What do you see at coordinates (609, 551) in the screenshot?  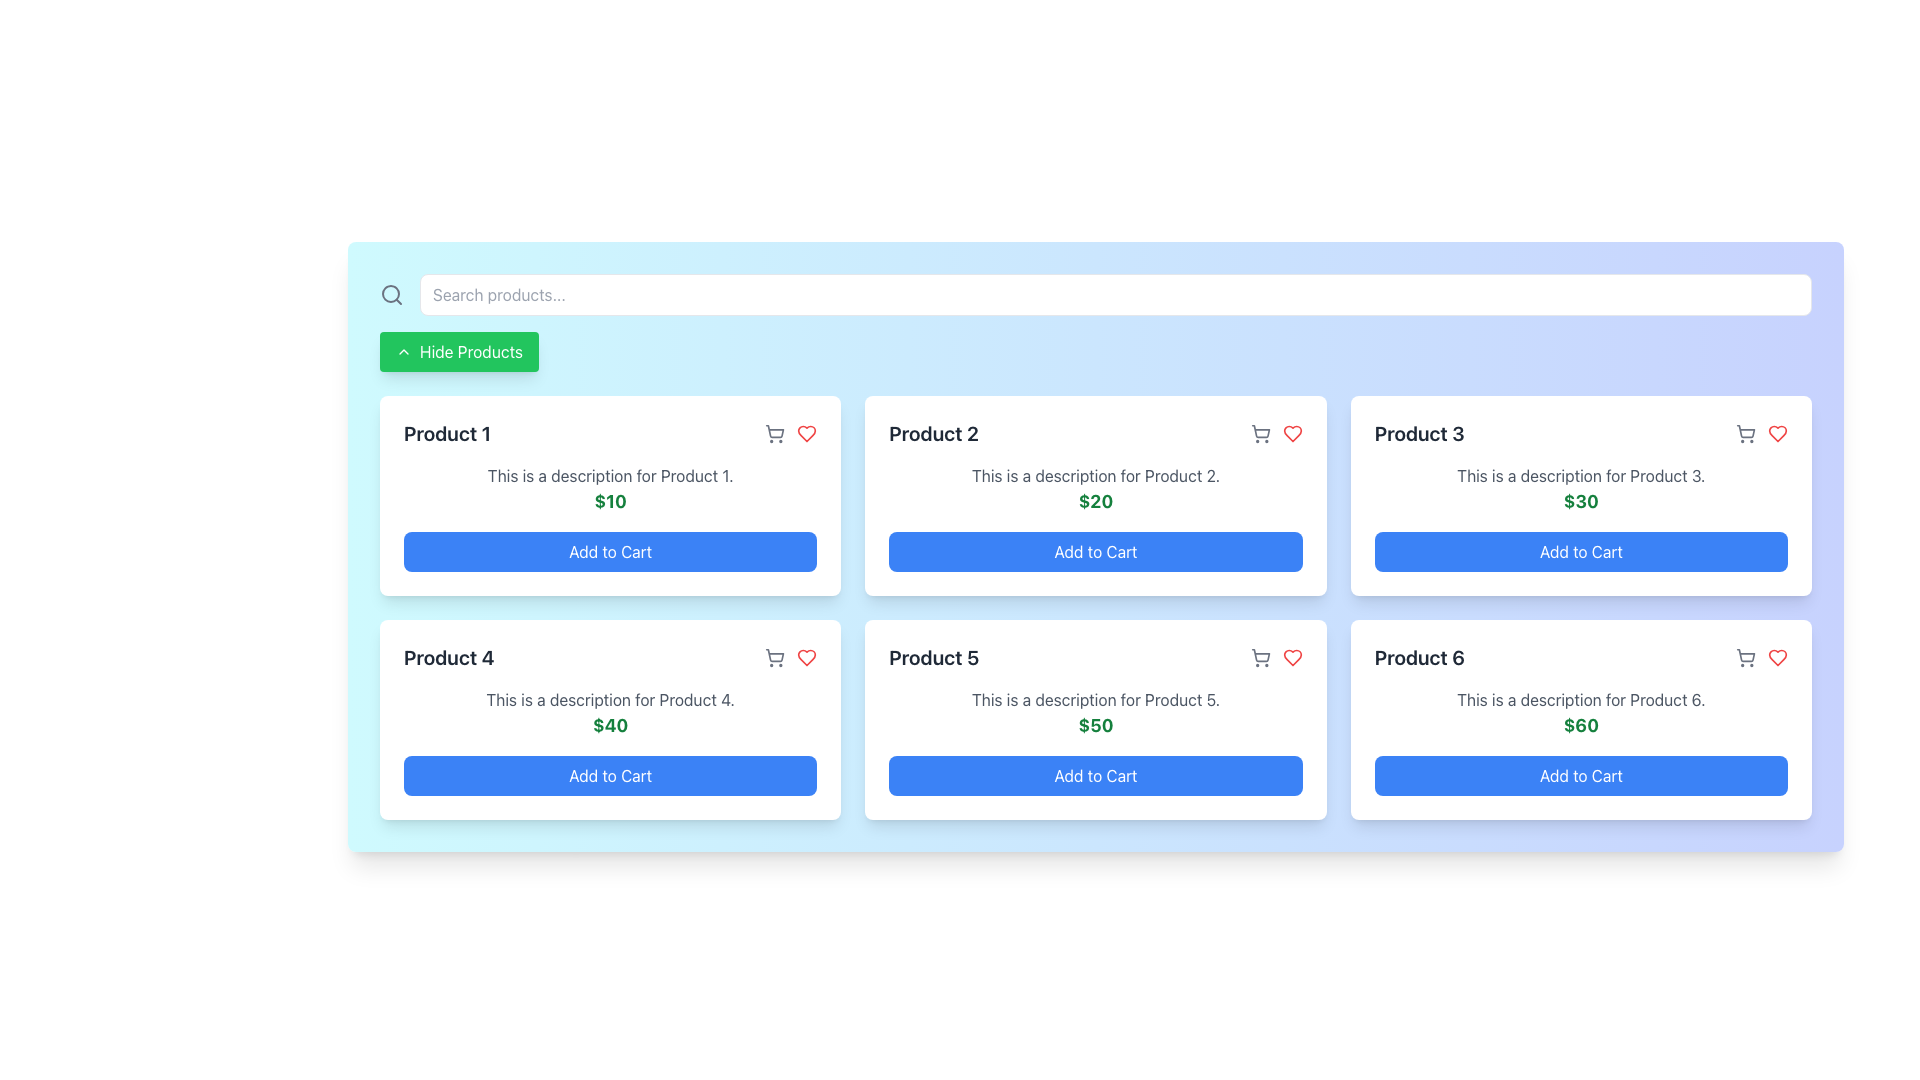 I see `the 'Add to Cart' button, which is a rectangular button with a vivid blue background and white text, located at the bottom section of the card for 'Product 1'` at bounding box center [609, 551].